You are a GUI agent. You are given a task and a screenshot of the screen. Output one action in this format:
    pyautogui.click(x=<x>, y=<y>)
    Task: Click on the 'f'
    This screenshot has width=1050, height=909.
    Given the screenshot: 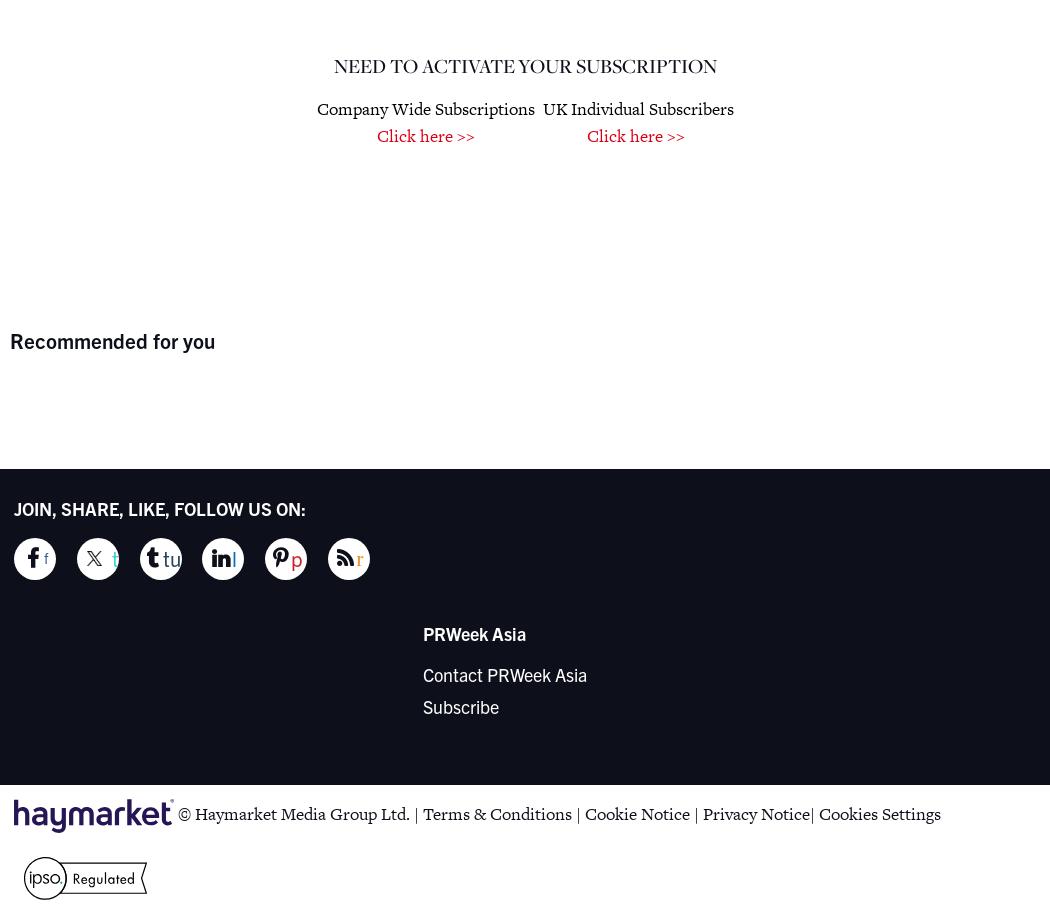 What is the action you would take?
    pyautogui.click(x=44, y=558)
    